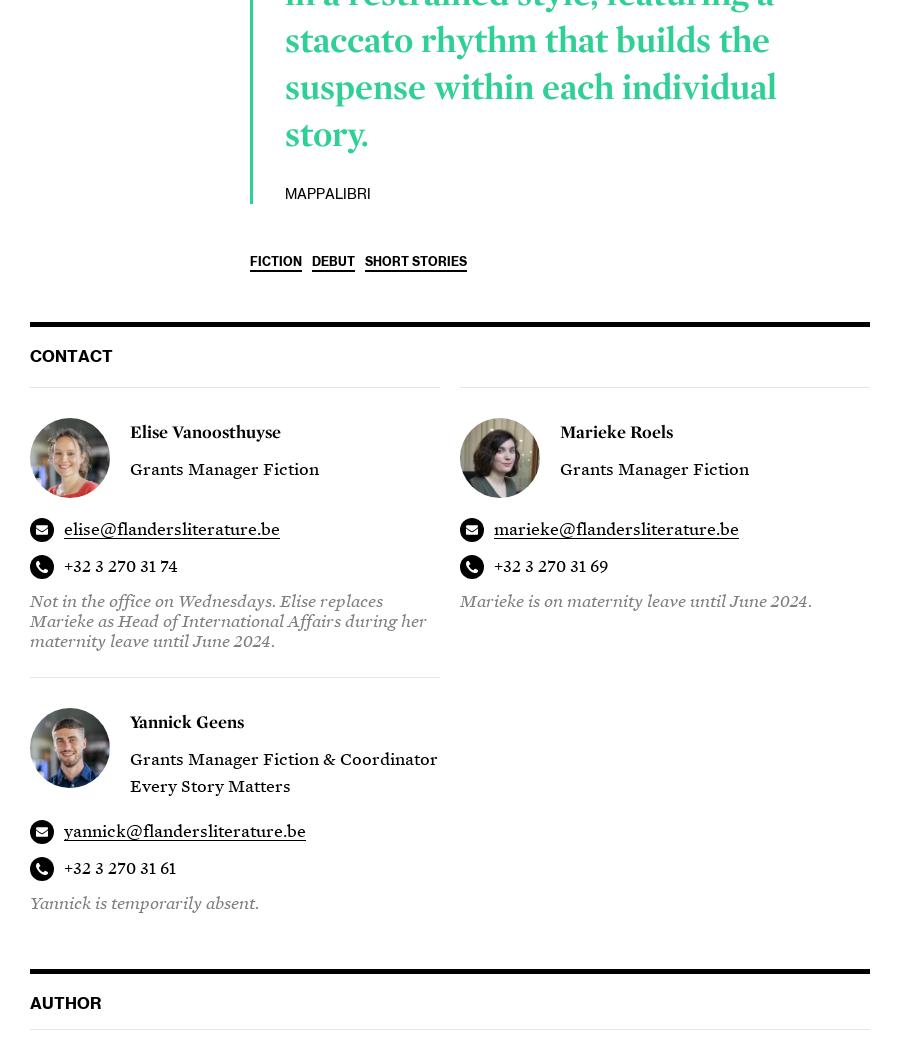  Describe the element at coordinates (119, 867) in the screenshot. I see `'+32 3 270 31 61'` at that location.